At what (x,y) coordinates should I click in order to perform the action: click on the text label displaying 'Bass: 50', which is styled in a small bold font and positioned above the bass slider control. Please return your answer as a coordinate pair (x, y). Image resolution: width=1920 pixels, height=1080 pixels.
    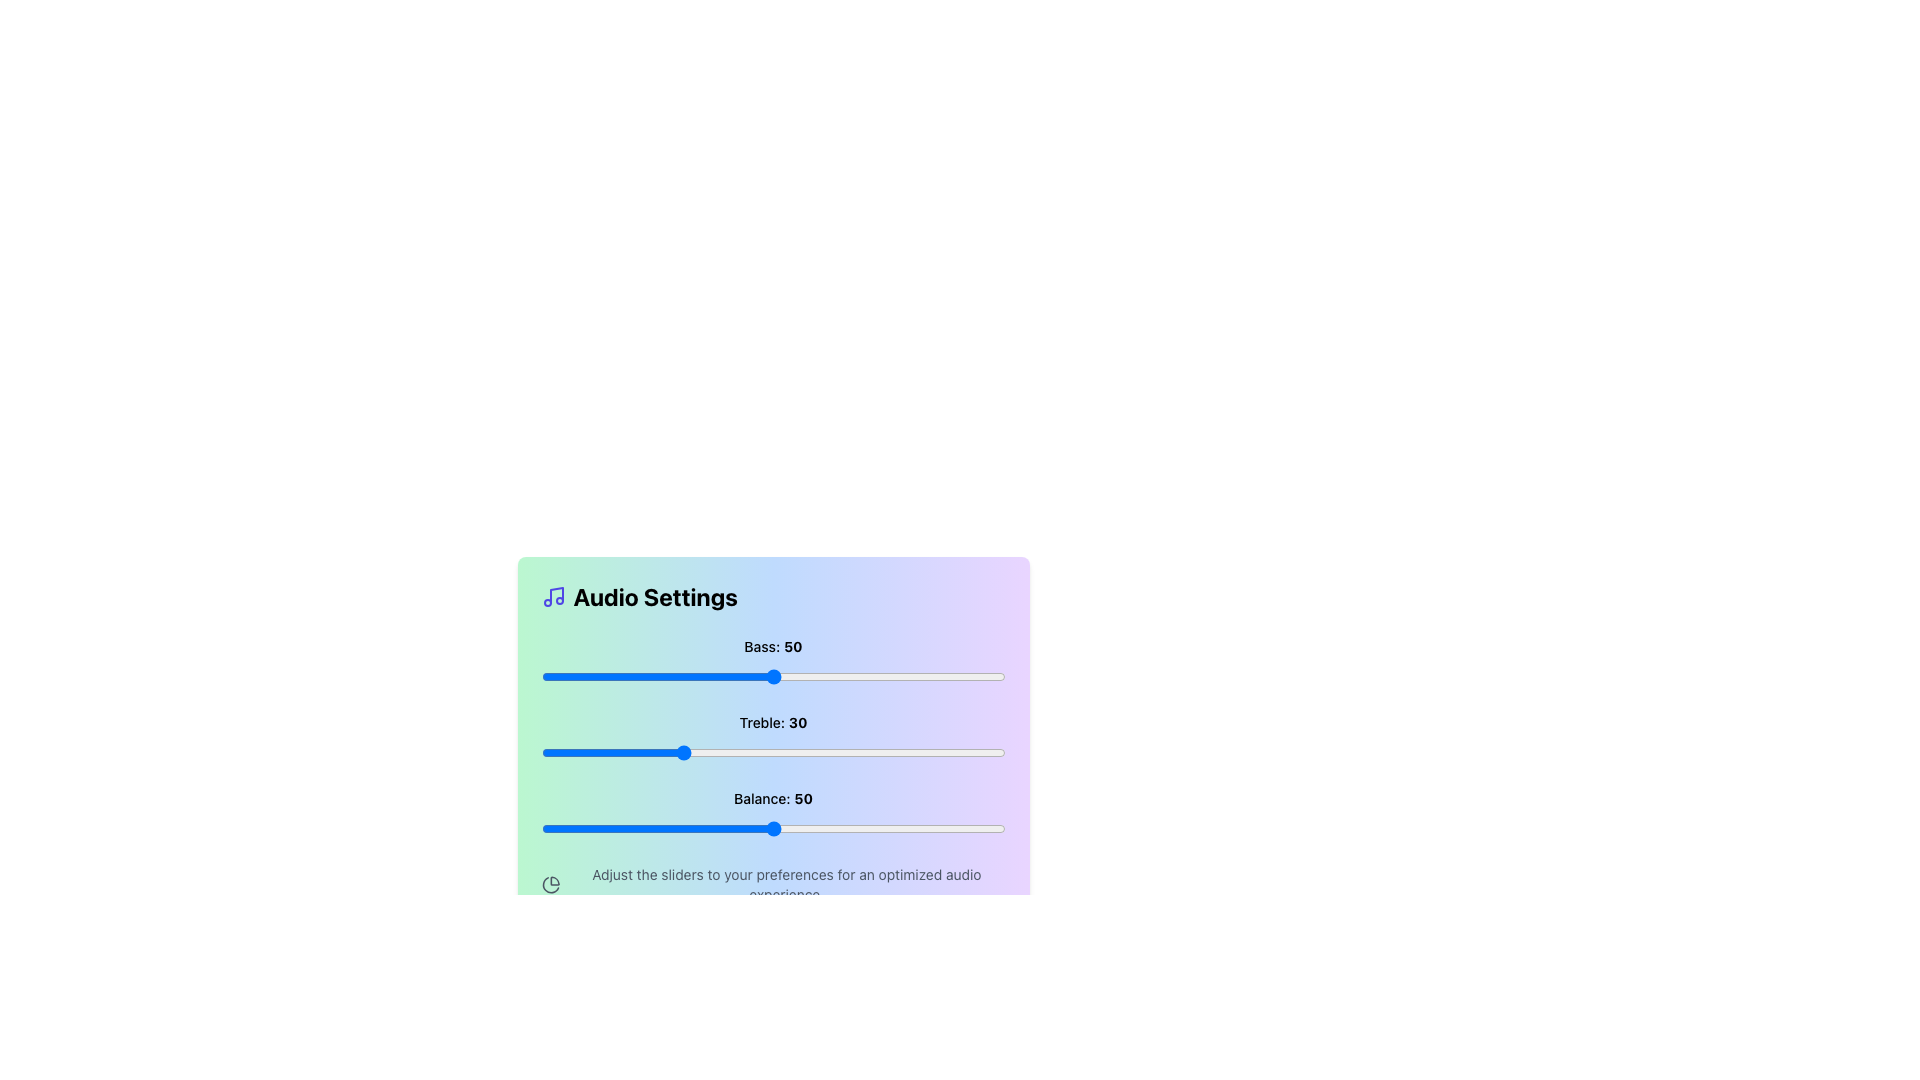
    Looking at the image, I should click on (772, 647).